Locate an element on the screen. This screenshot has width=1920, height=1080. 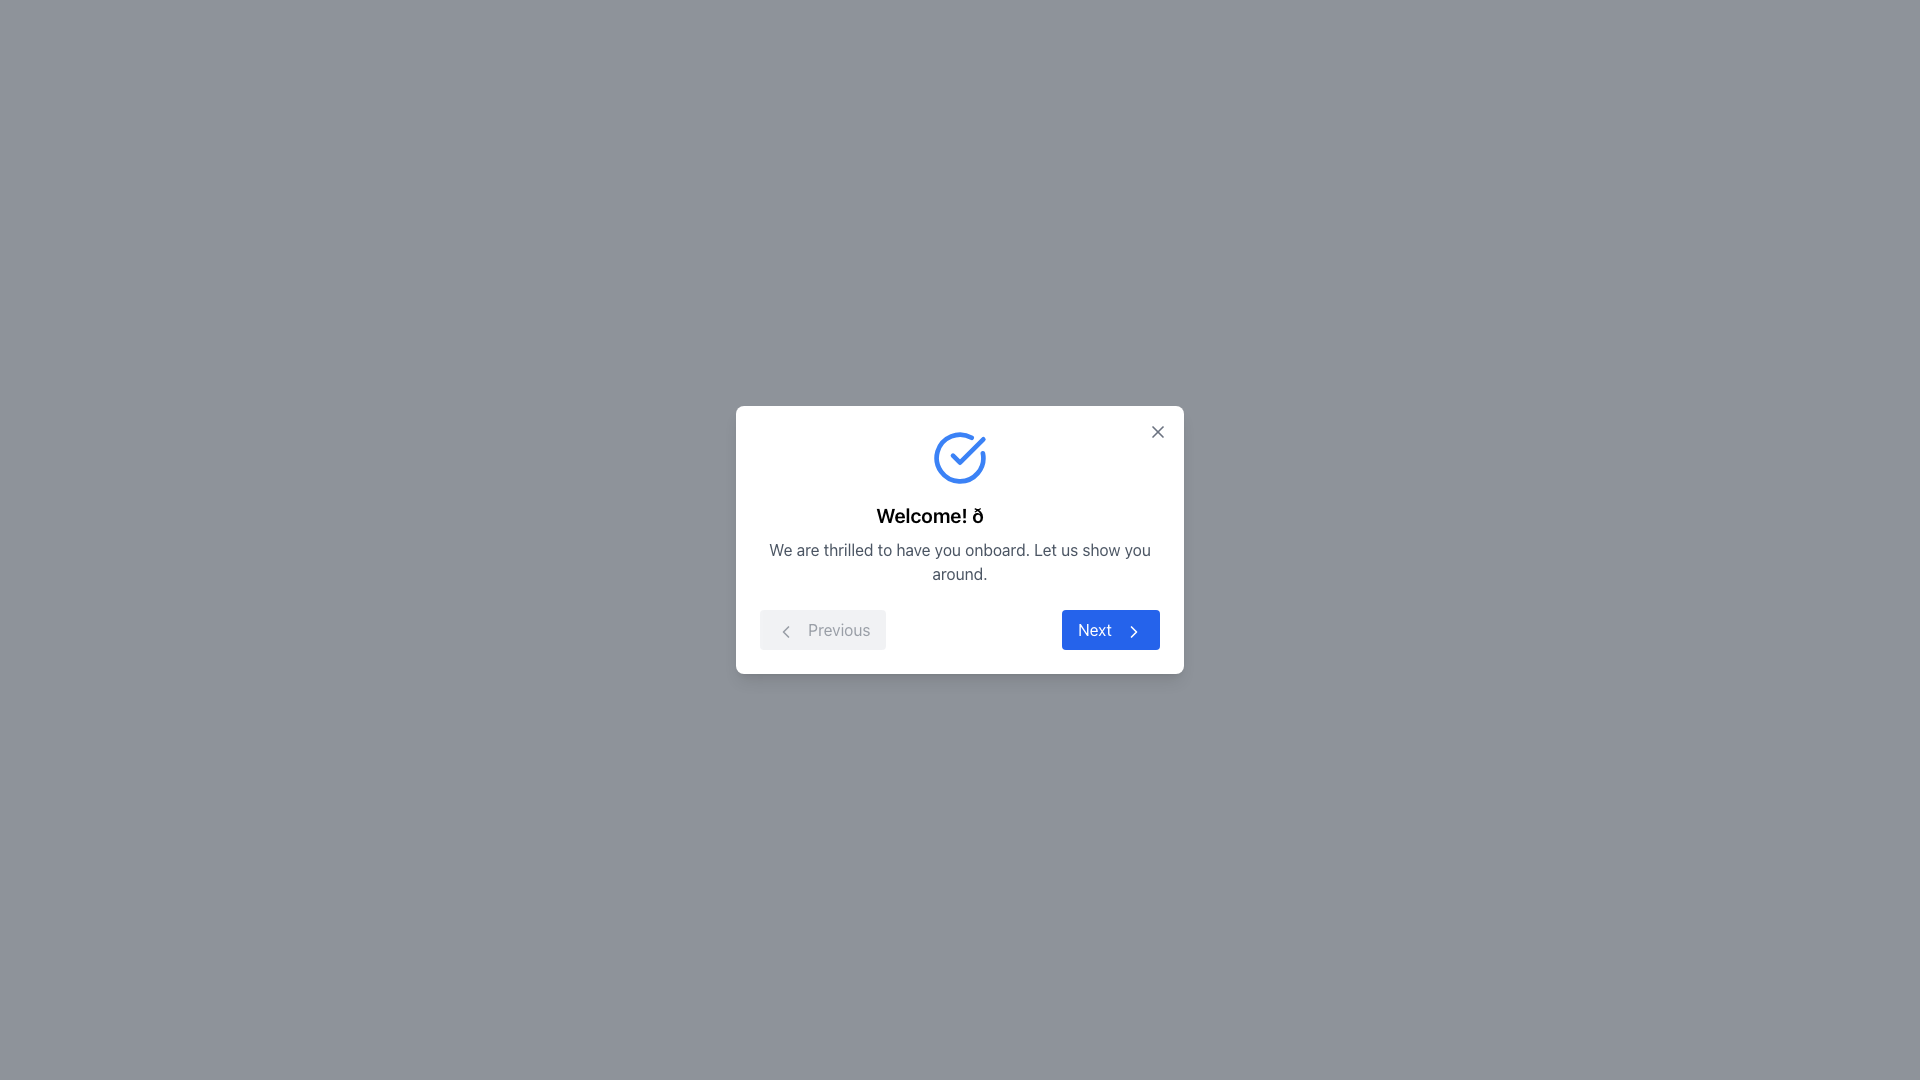
the 'X' icon, styled in gray, located at the top-right corner of the modal is located at coordinates (1157, 431).